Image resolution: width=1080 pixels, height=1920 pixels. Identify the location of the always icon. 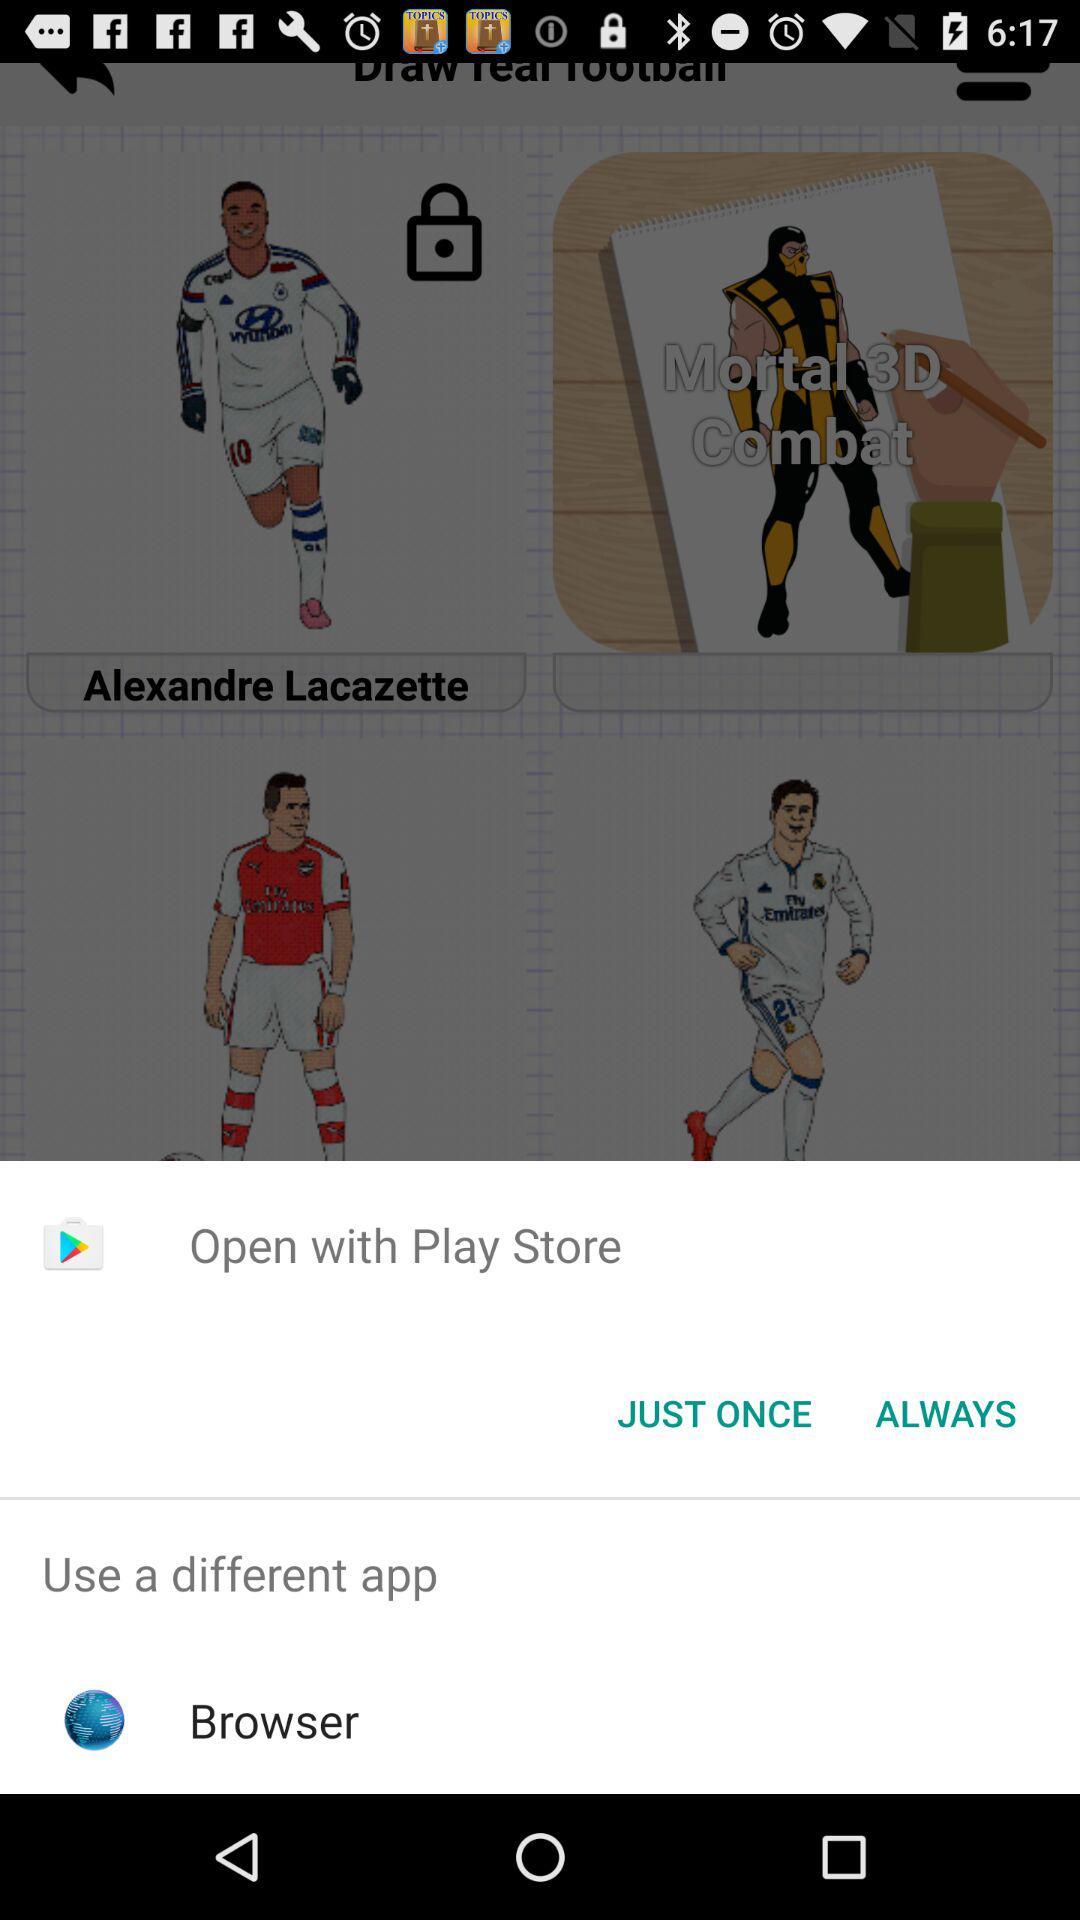
(945, 1411).